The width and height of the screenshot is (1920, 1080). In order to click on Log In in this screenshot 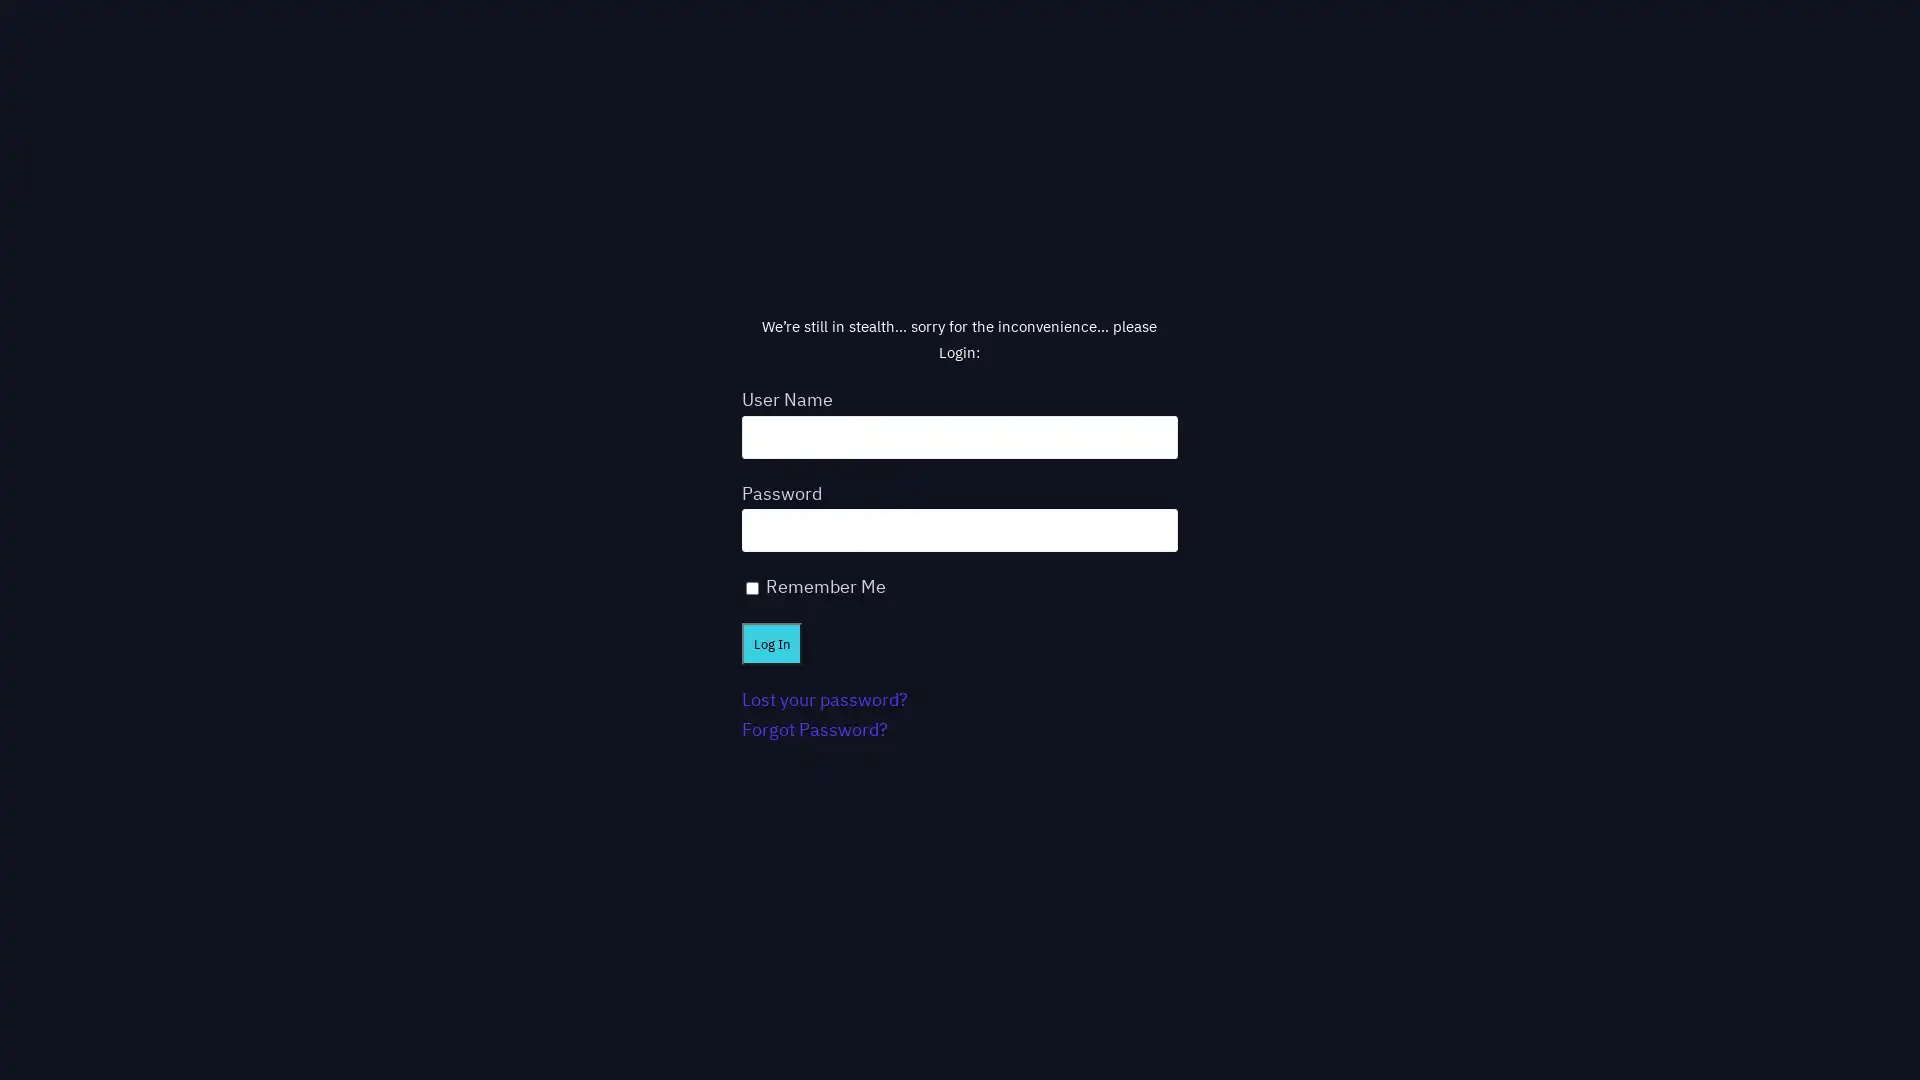, I will do `click(770, 643)`.